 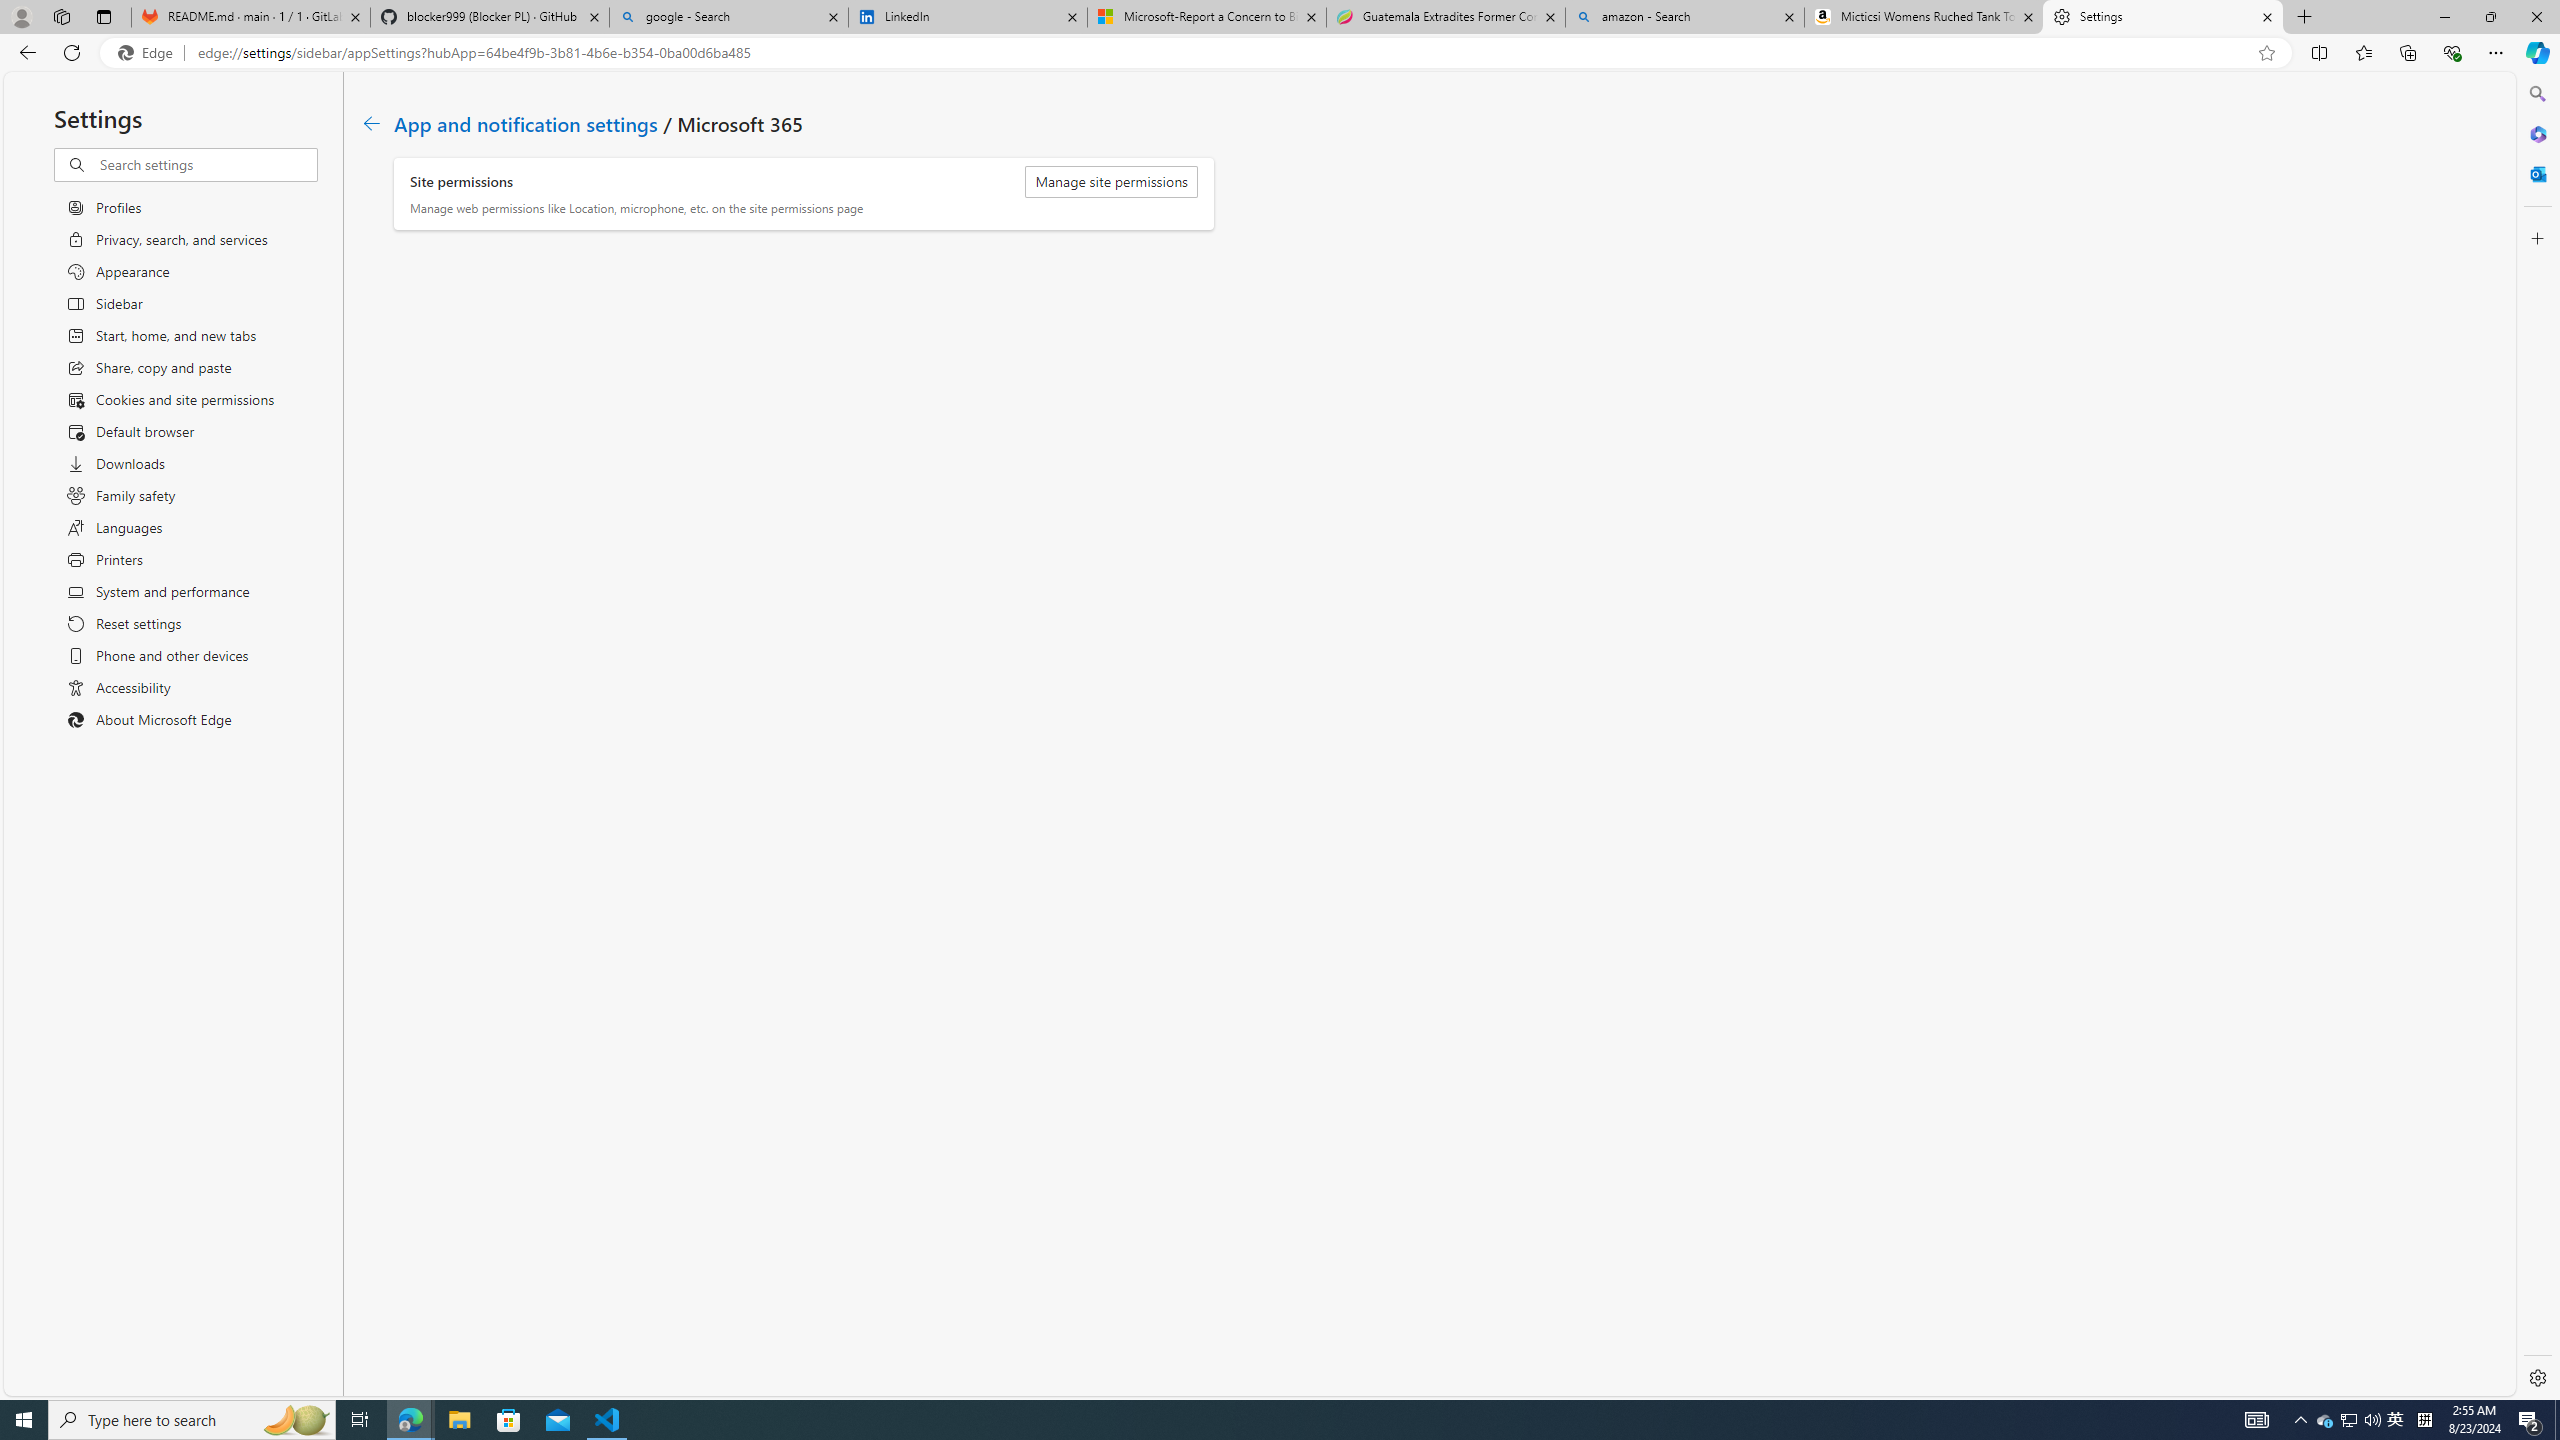 What do you see at coordinates (1204, 16) in the screenshot?
I see `'Microsoft-Report a Concern to Bing'` at bounding box center [1204, 16].